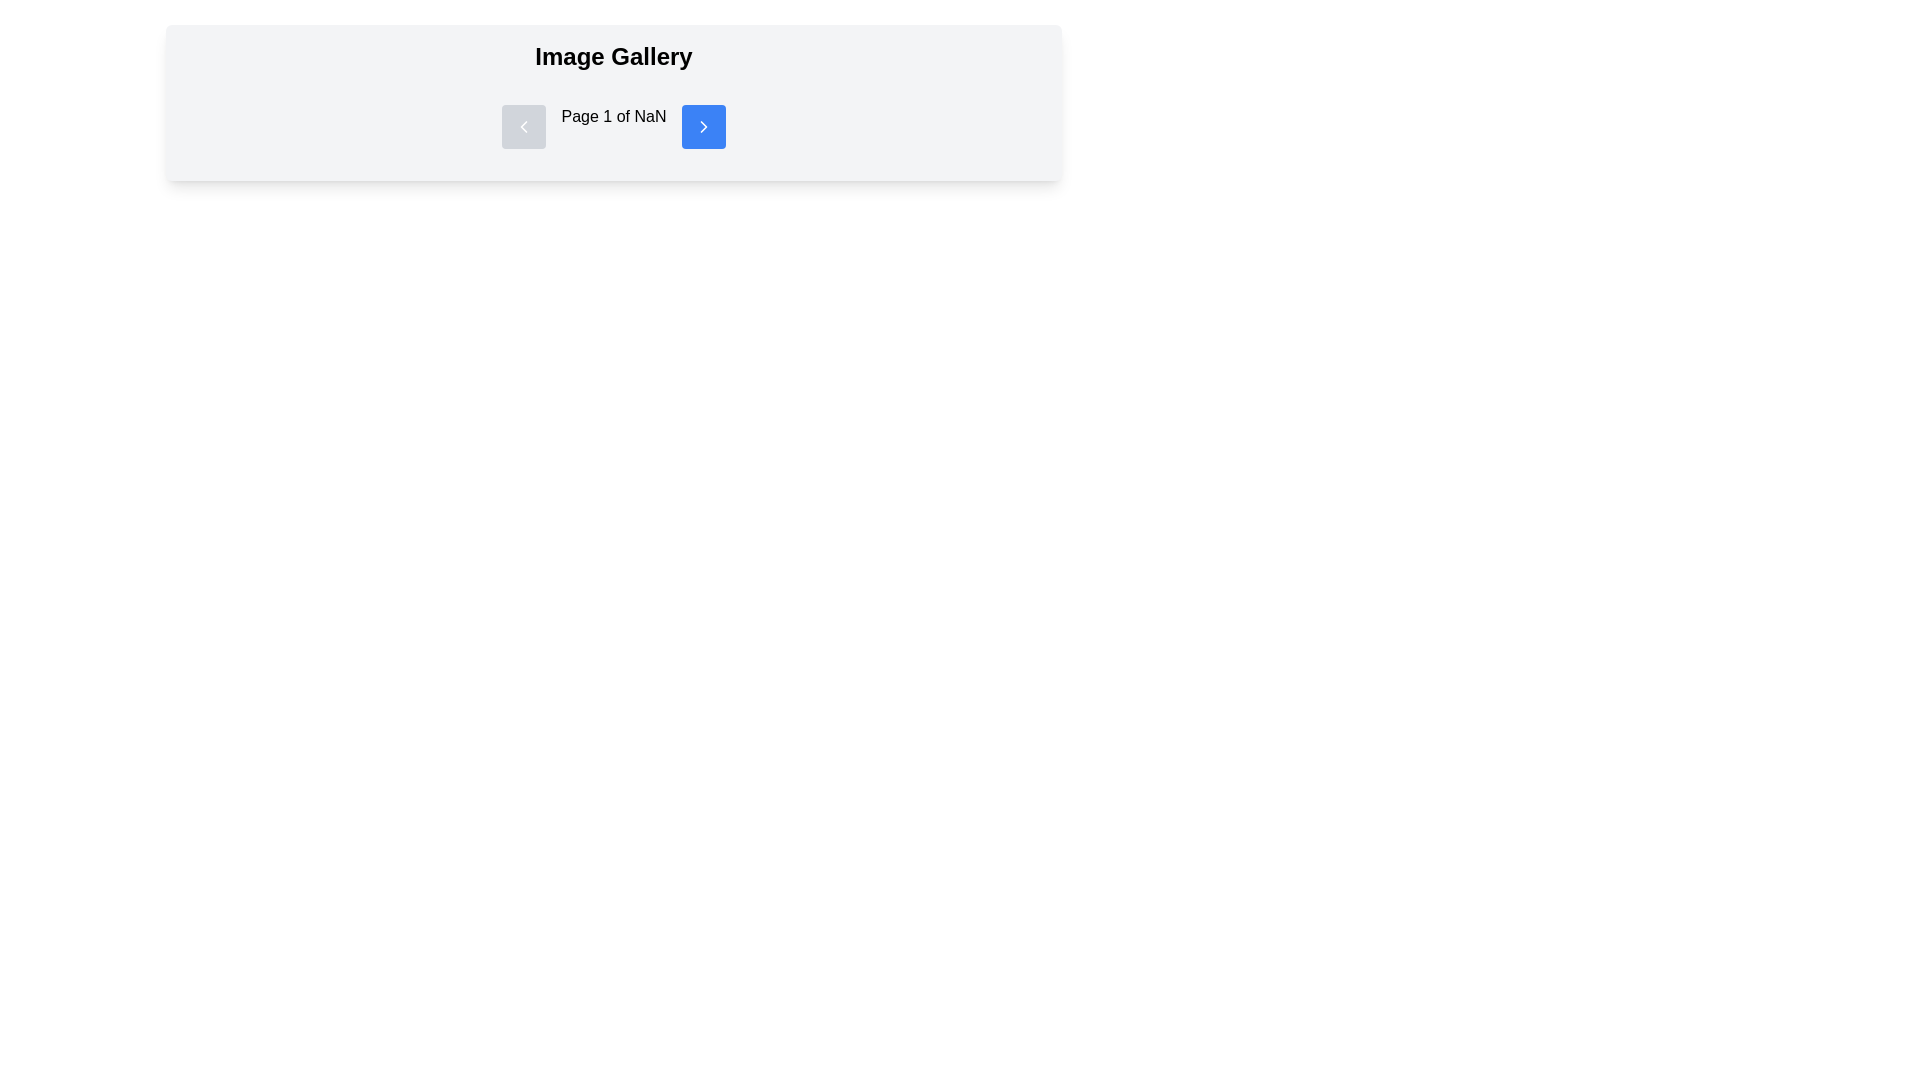 The width and height of the screenshot is (1920, 1080). What do you see at coordinates (613, 127) in the screenshot?
I see `the Text Label indicating the current page index and total number of pages within the Image Gallery navigation bar` at bounding box center [613, 127].